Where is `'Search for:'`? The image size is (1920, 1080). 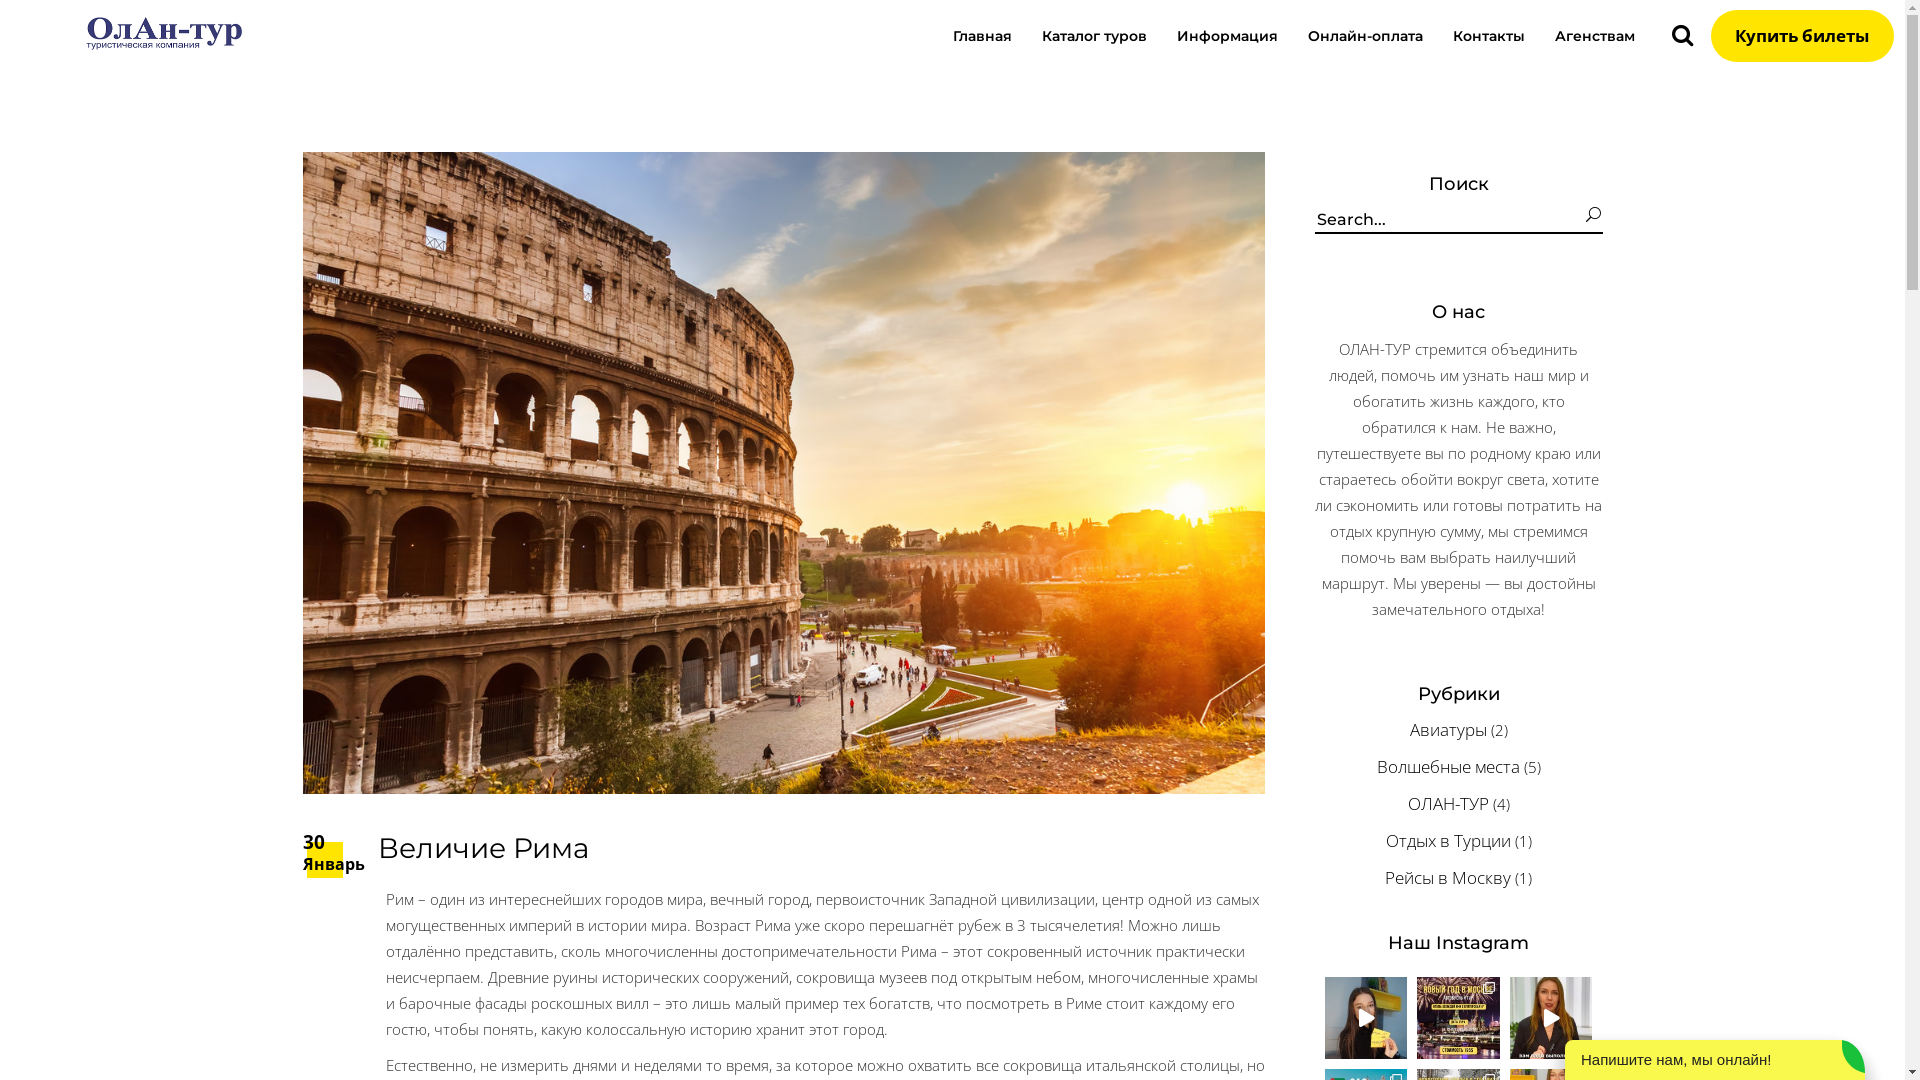
'Search for:' is located at coordinates (1450, 219).